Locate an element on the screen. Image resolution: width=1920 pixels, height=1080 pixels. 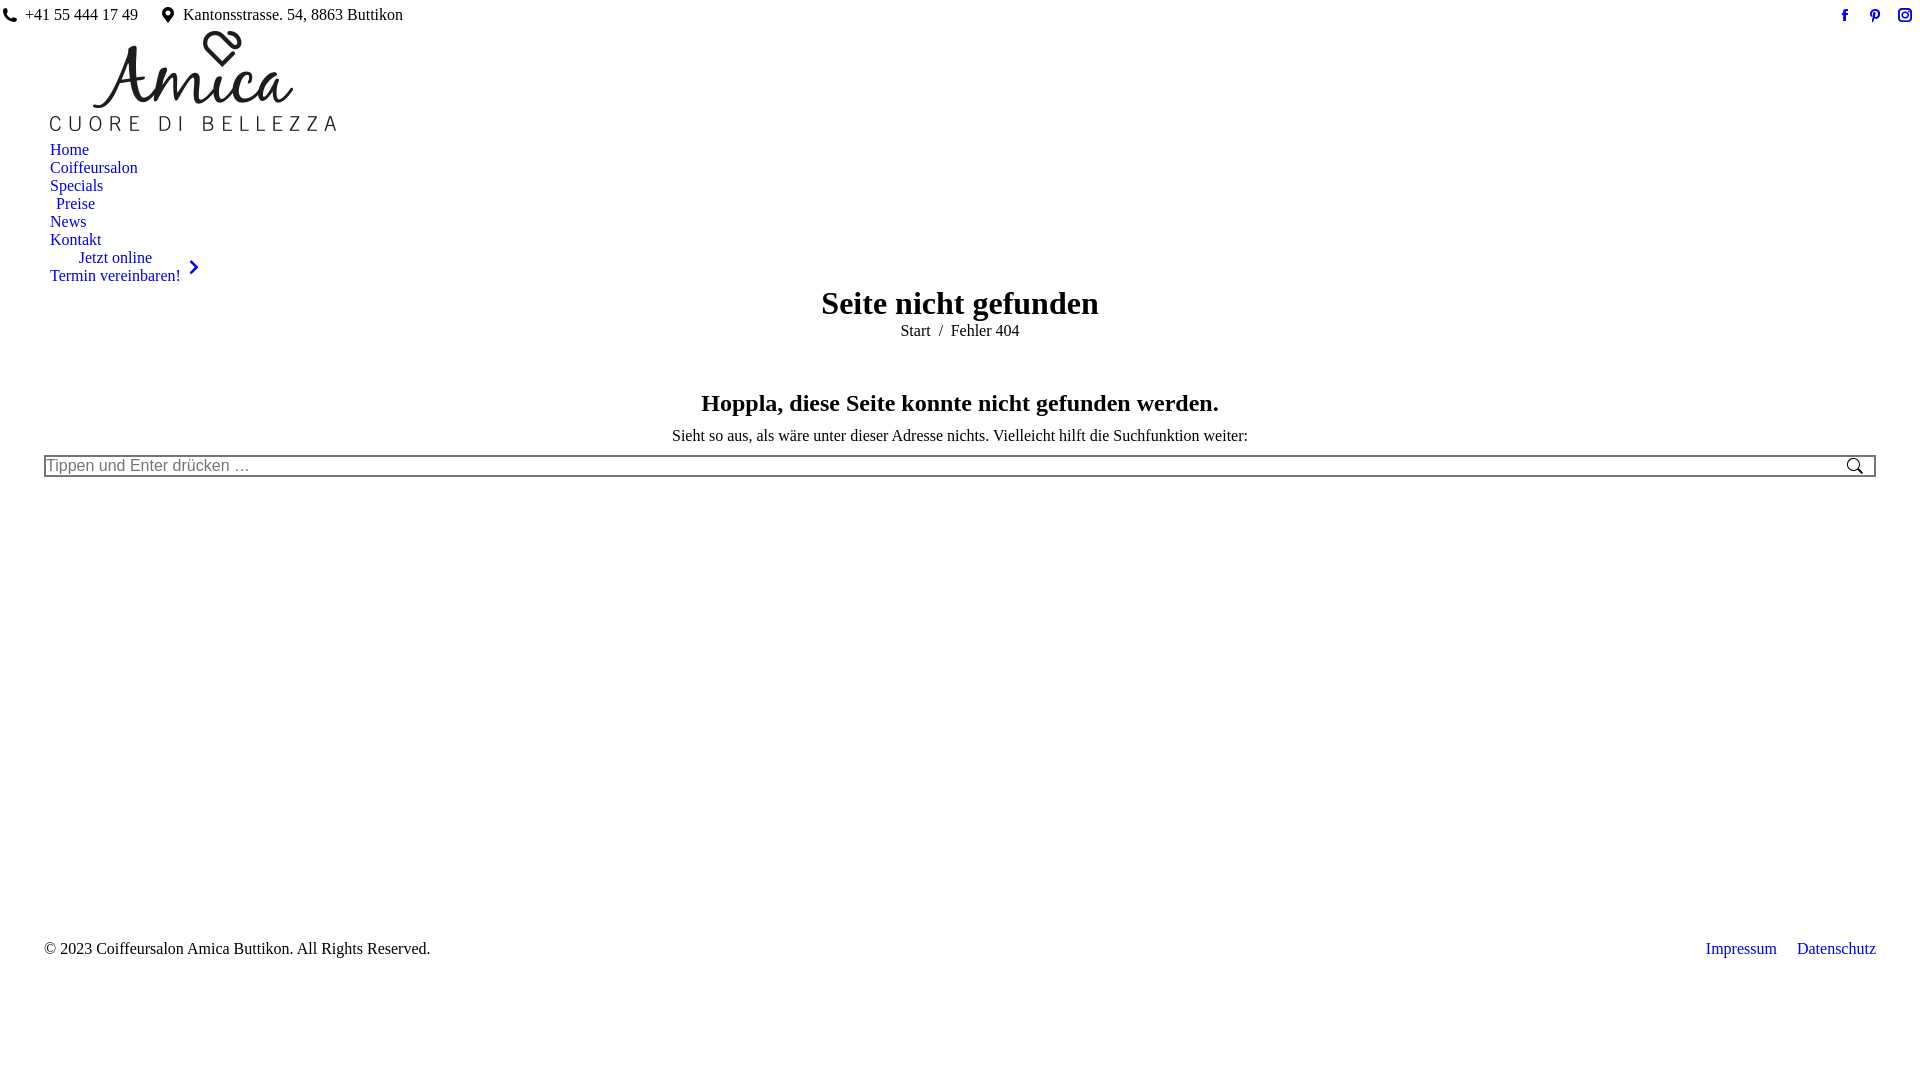
'News' is located at coordinates (67, 222).